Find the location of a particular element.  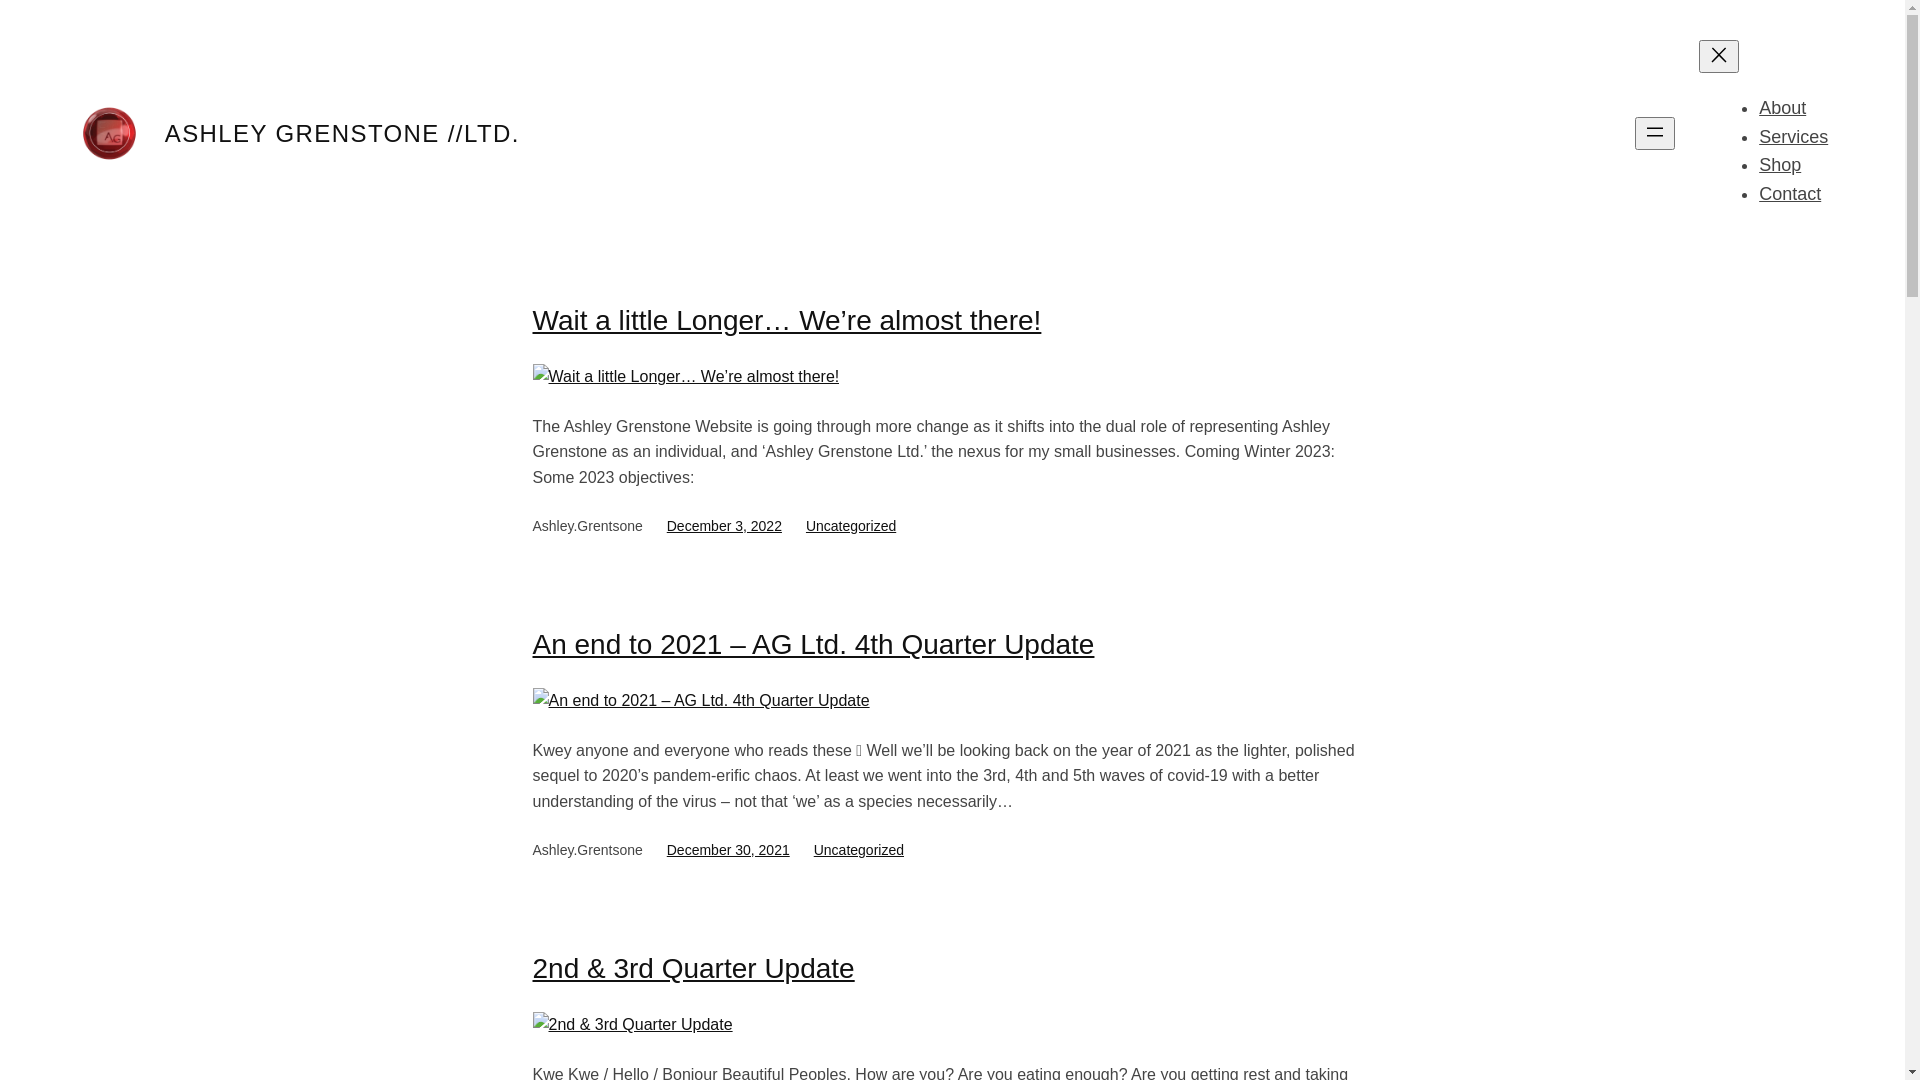

'Shop' is located at coordinates (1780, 164).